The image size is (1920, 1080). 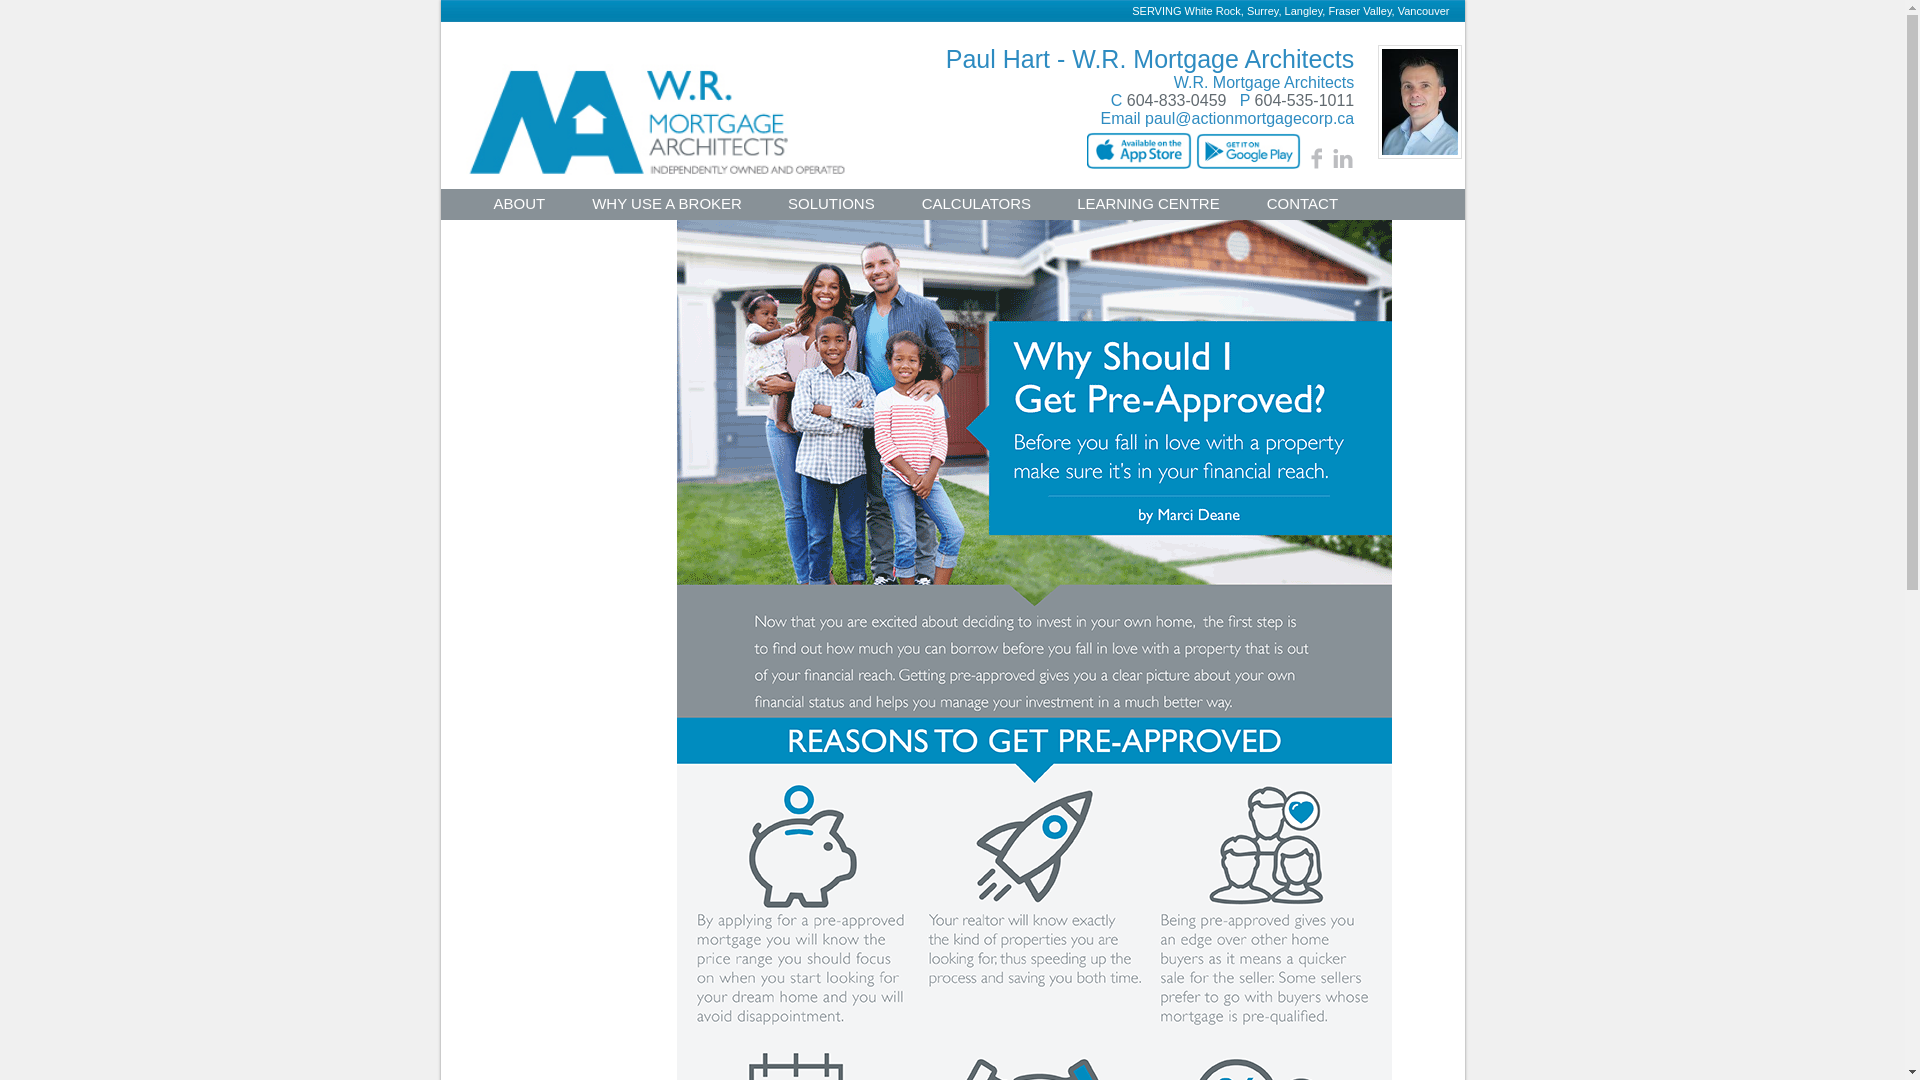 I want to click on 'WHY USE A BROKER', so click(x=667, y=207).